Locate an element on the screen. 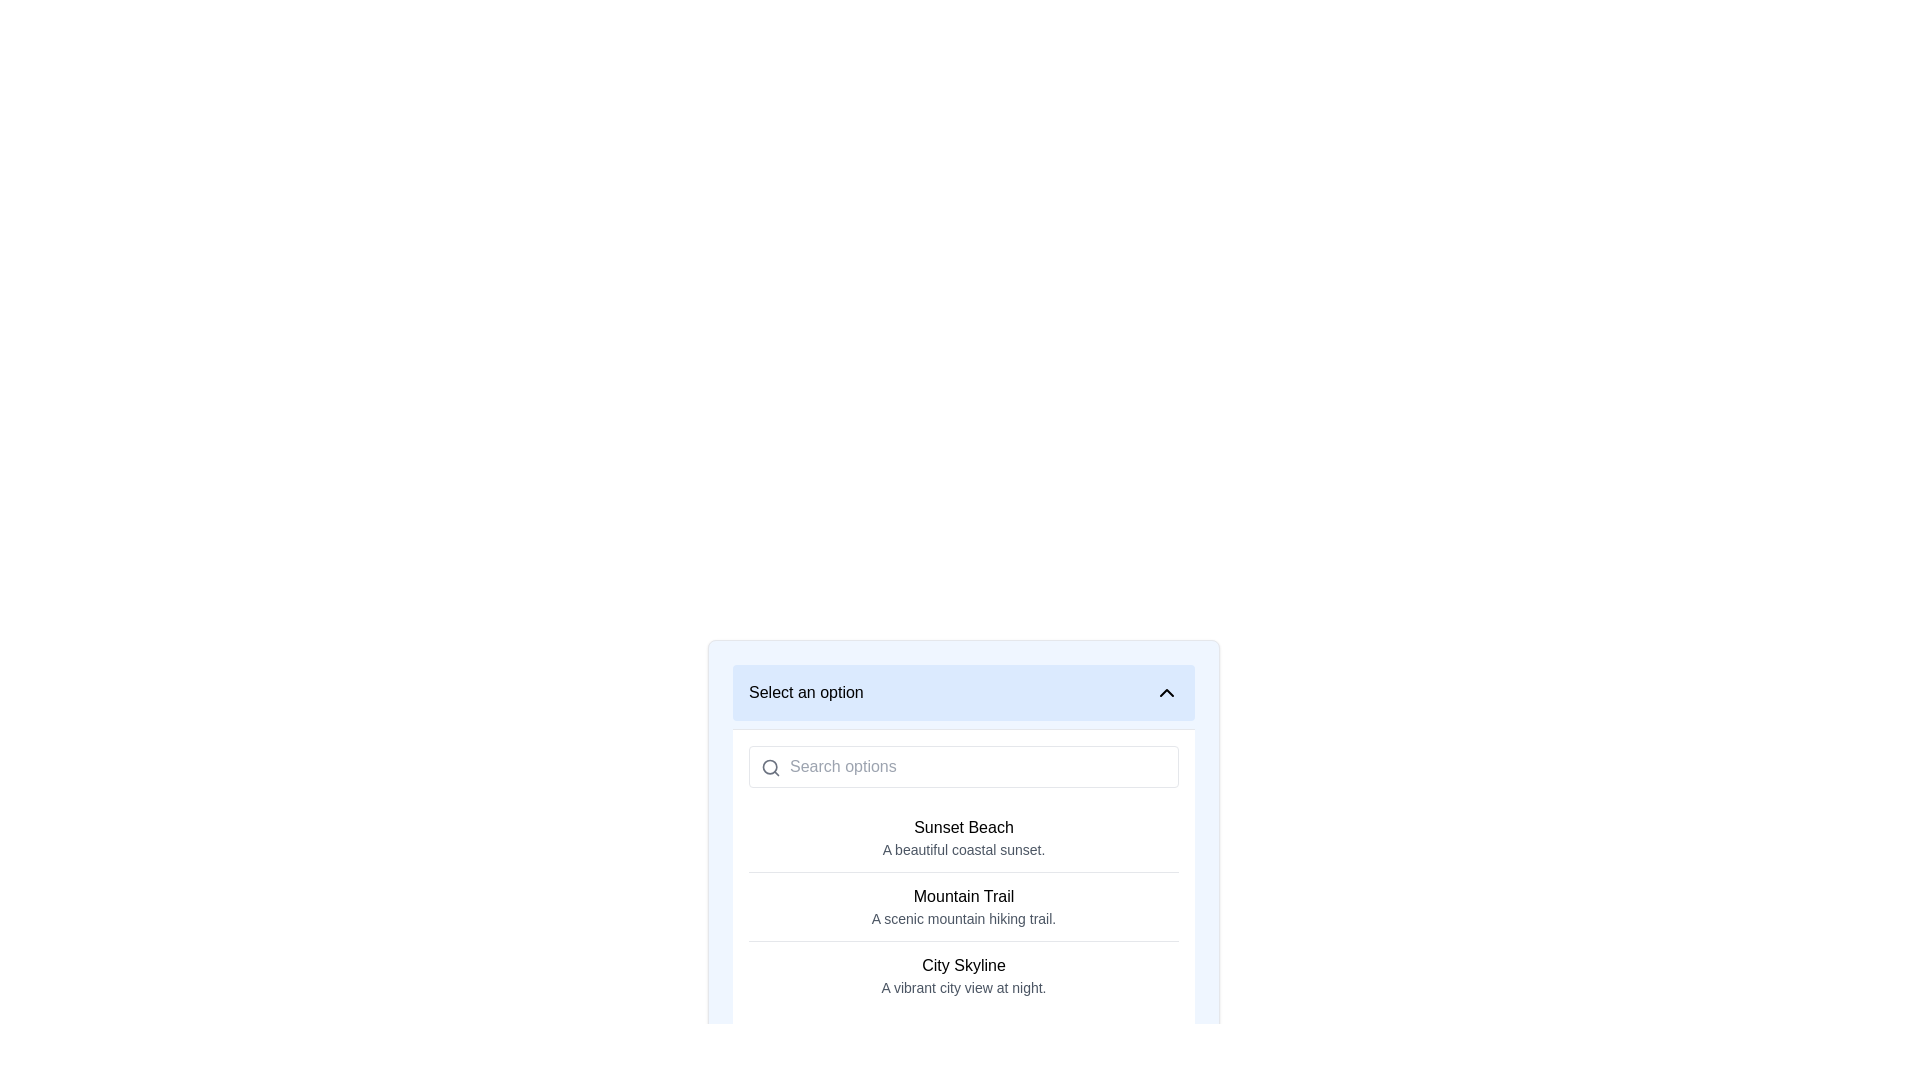  the descriptive text element located below the 'Sunset Beach' heading in the dropdown list is located at coordinates (964, 849).